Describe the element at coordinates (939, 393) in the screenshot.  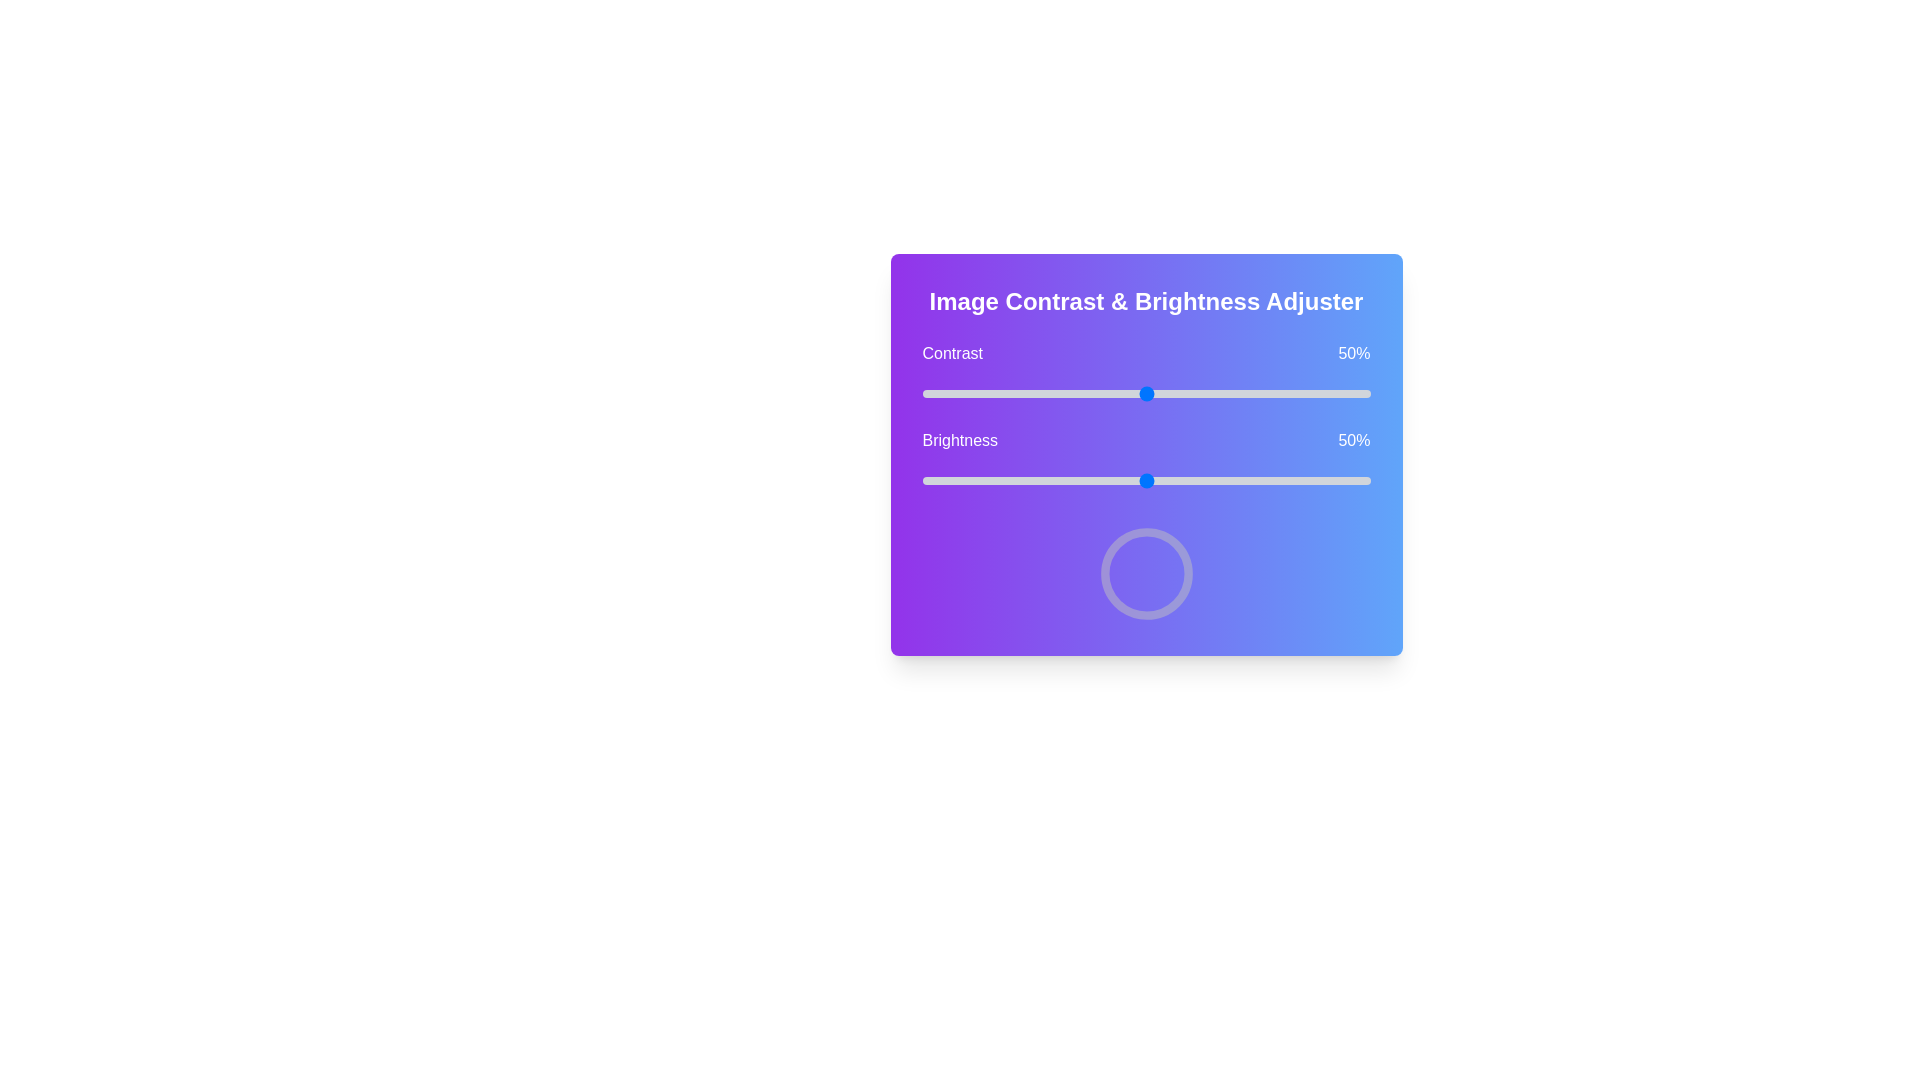
I see `the 0 slider to 4% to observe changes in the circle` at that location.